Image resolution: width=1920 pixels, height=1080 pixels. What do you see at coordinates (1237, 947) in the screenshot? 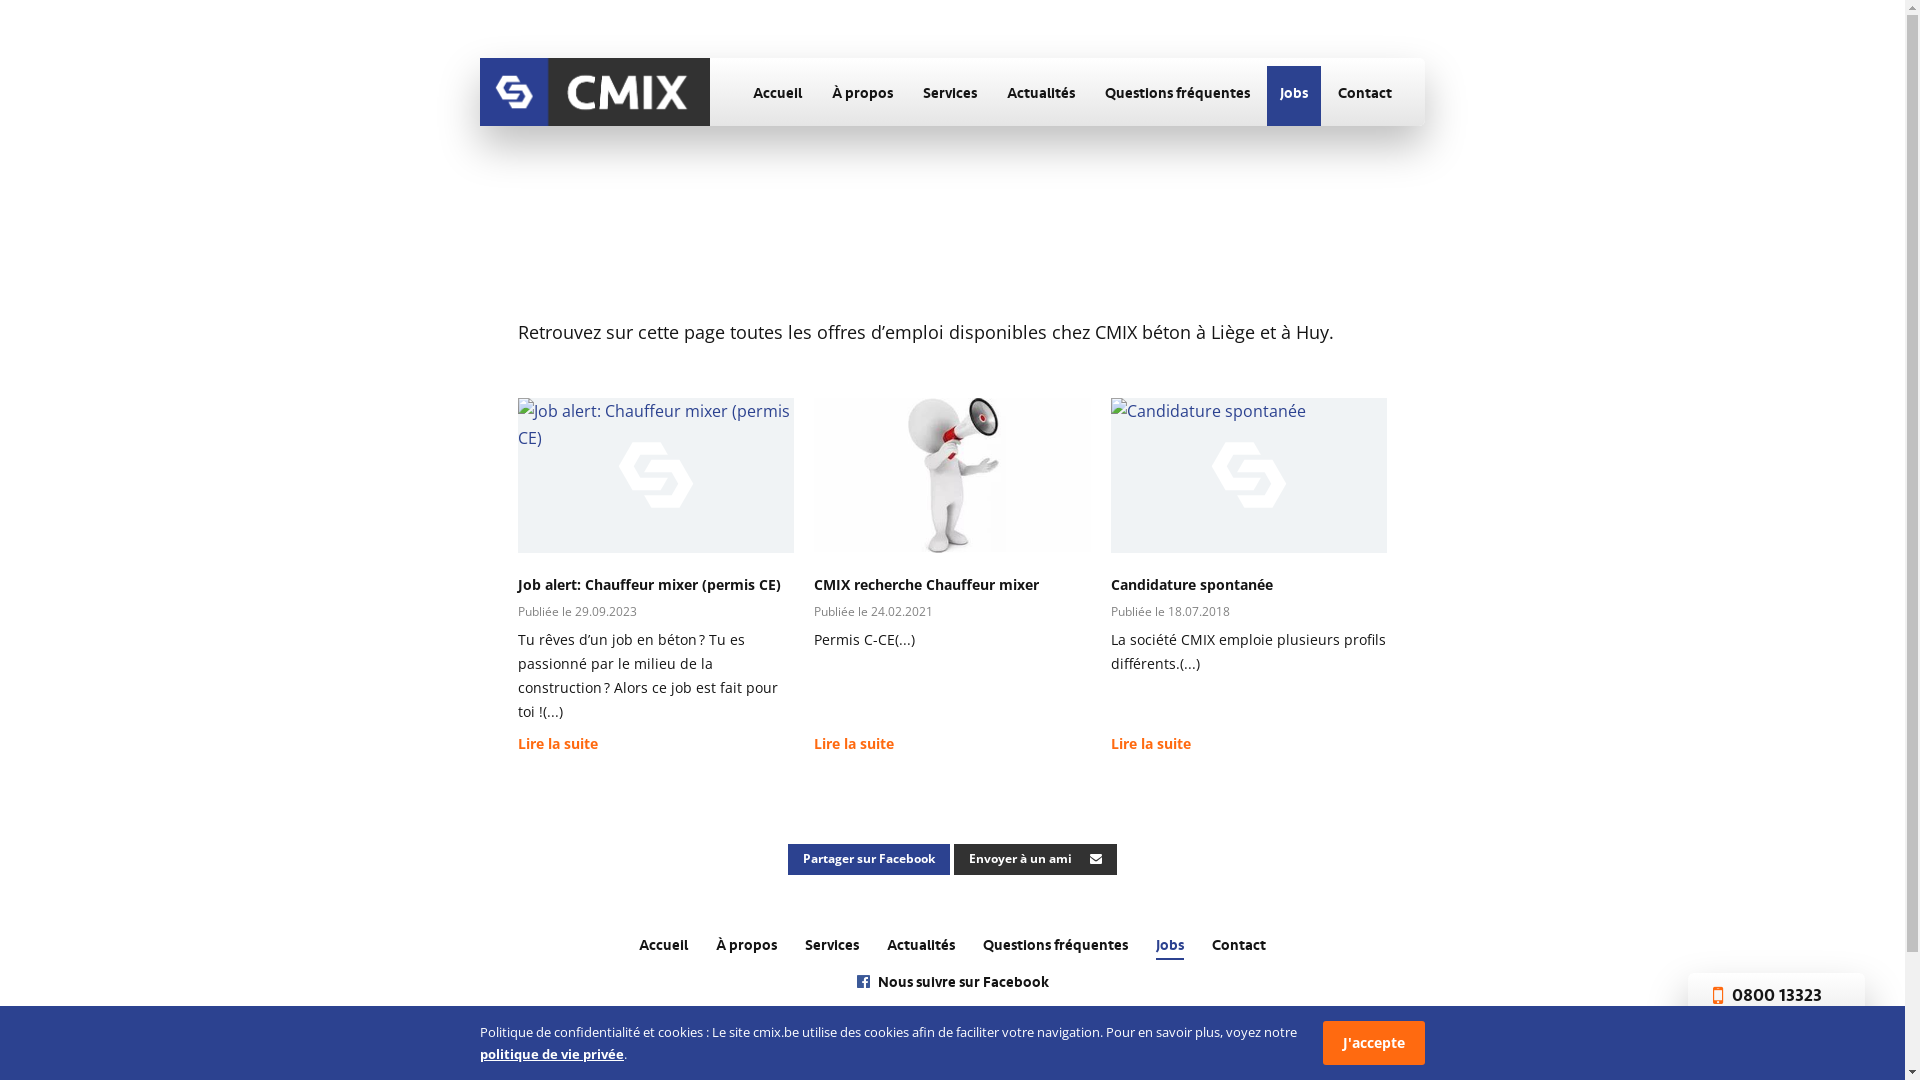
I see `'Contact'` at bounding box center [1237, 947].